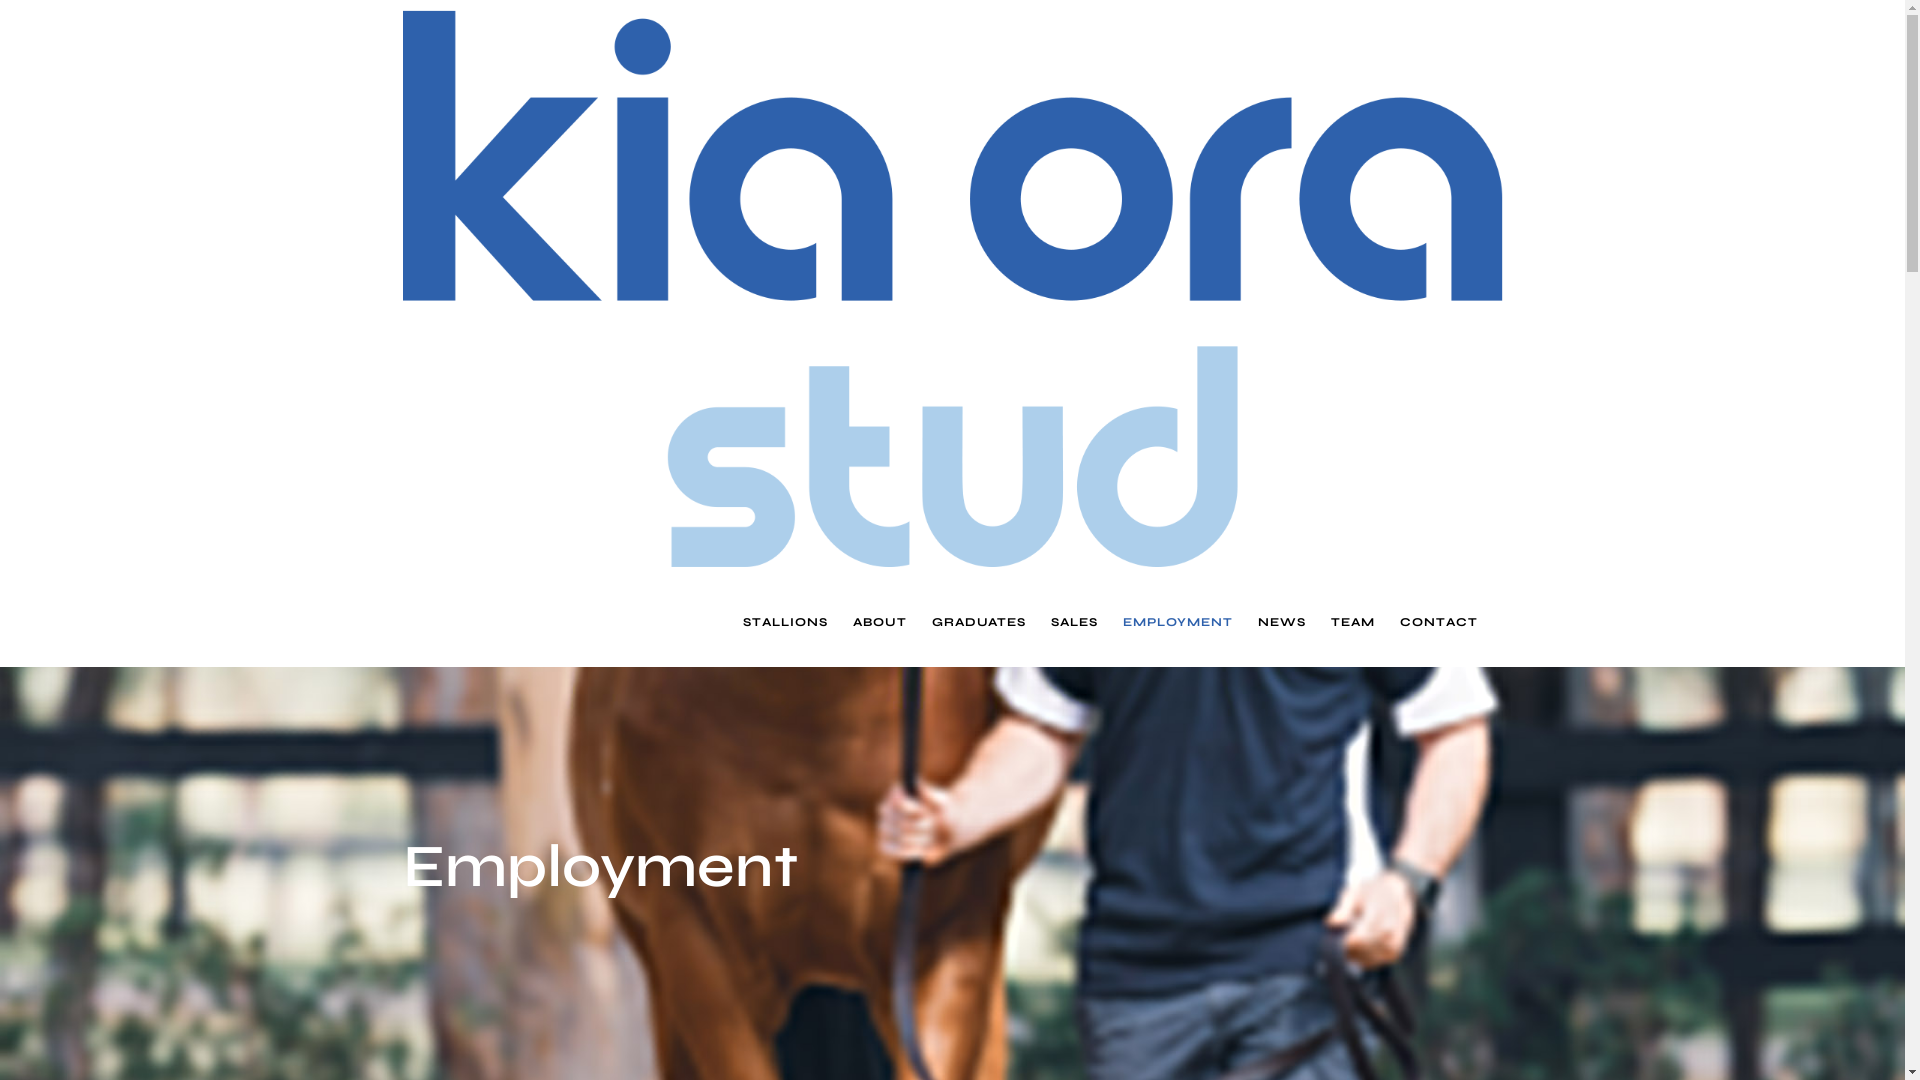  I want to click on 'EMPLOYMENT', so click(1122, 620).